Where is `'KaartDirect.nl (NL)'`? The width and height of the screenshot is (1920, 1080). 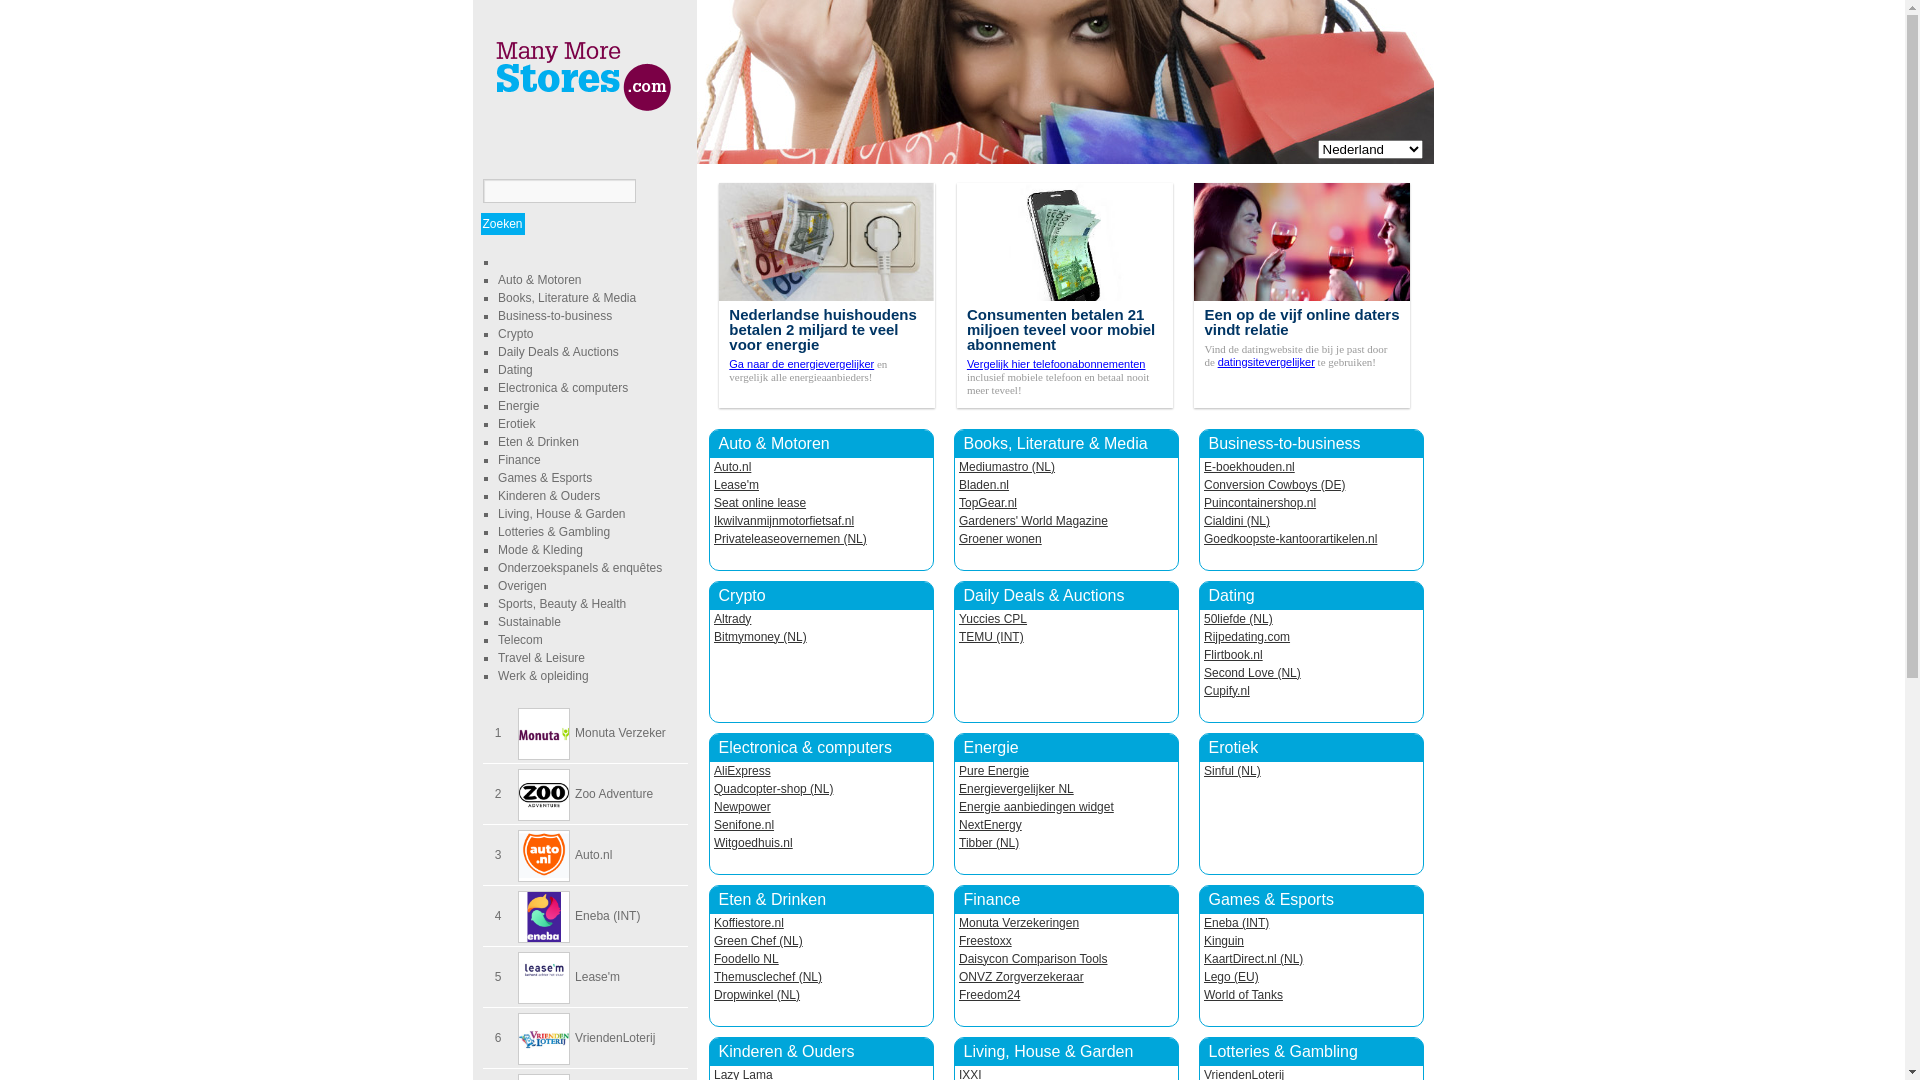 'KaartDirect.nl (NL)' is located at coordinates (1252, 958).